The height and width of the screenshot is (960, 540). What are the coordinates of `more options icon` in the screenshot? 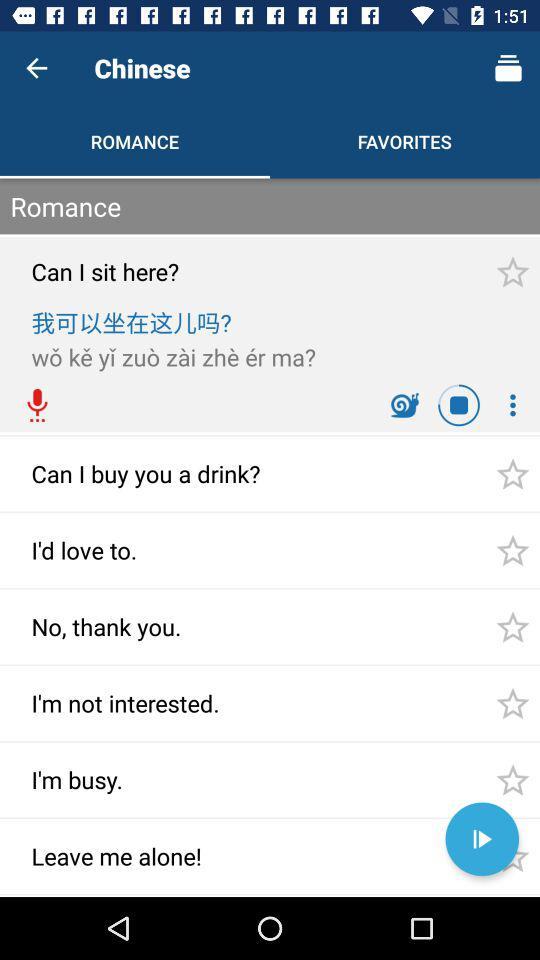 It's located at (513, 404).